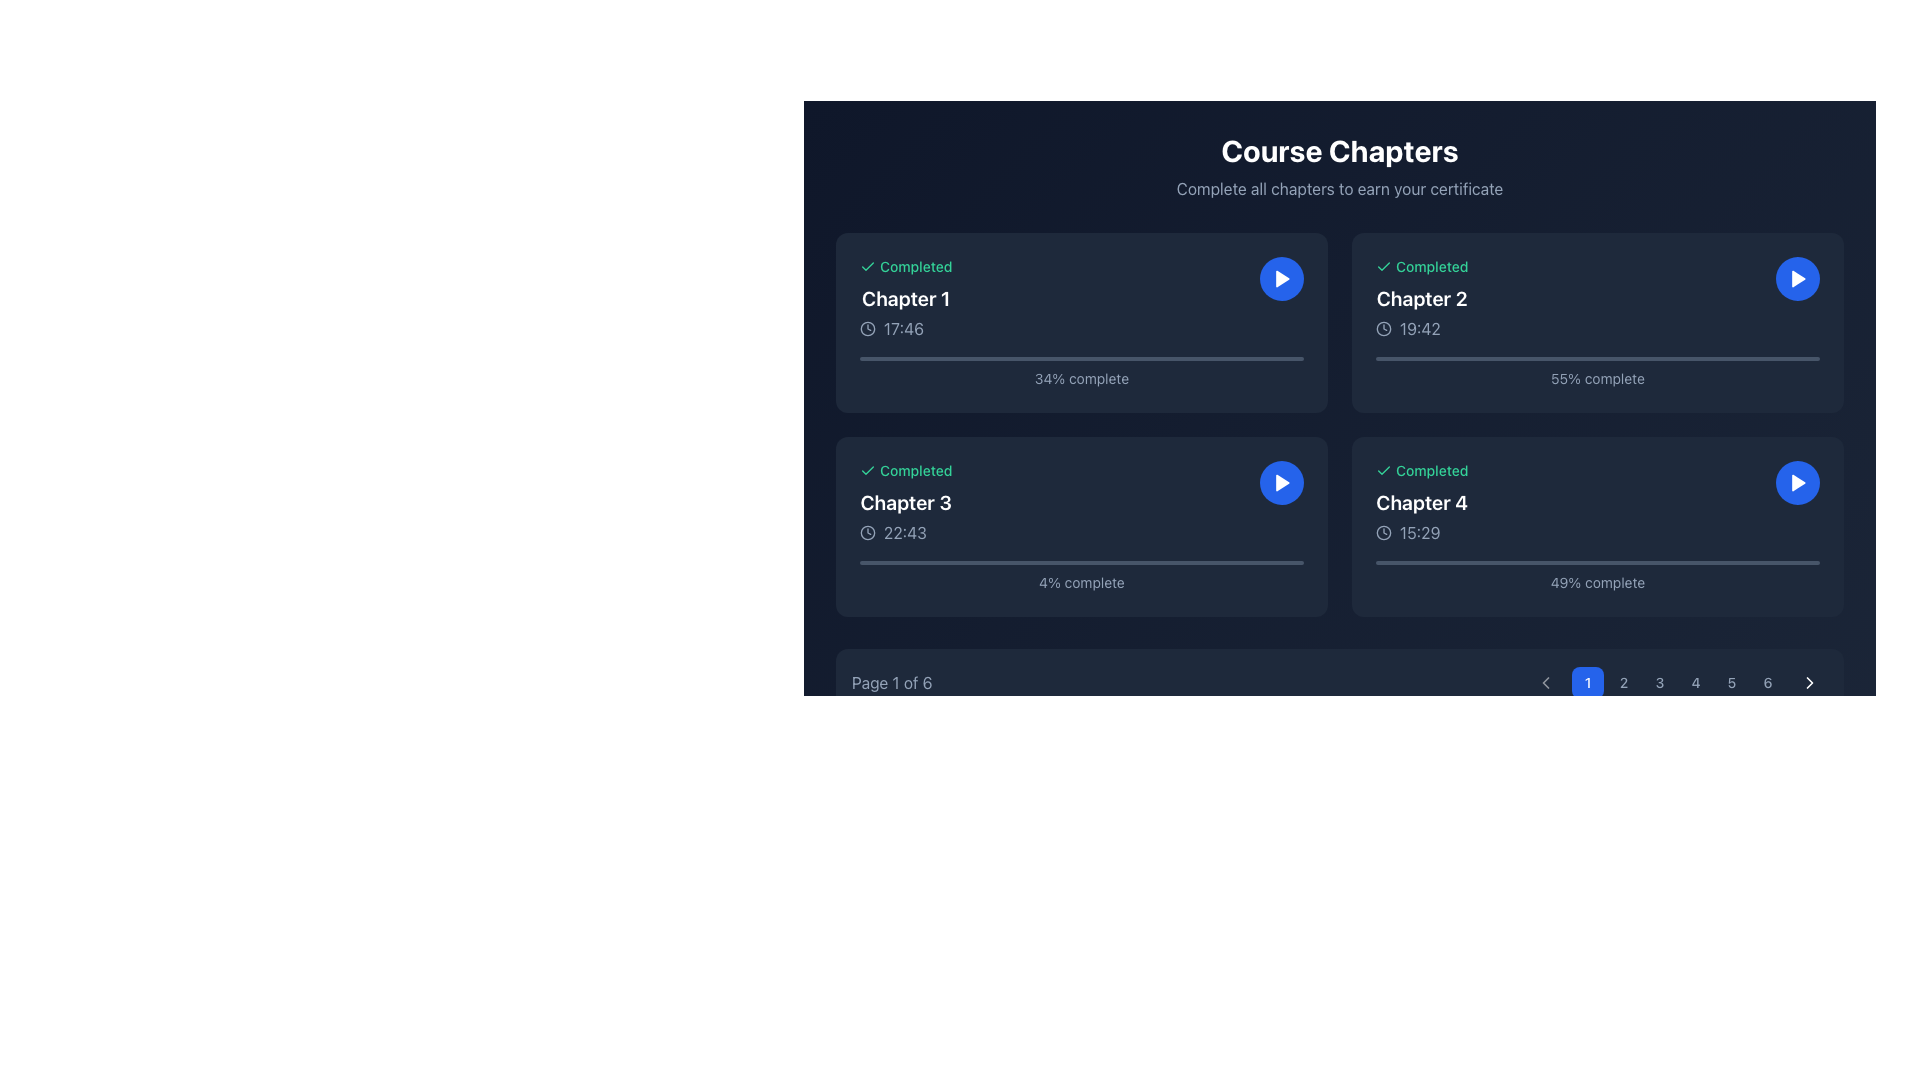 The image size is (1920, 1080). What do you see at coordinates (1281, 482) in the screenshot?
I see `the circular blue button with a white triangular play icon located in the lower-right corner of the 'Chapter 3' card` at bounding box center [1281, 482].